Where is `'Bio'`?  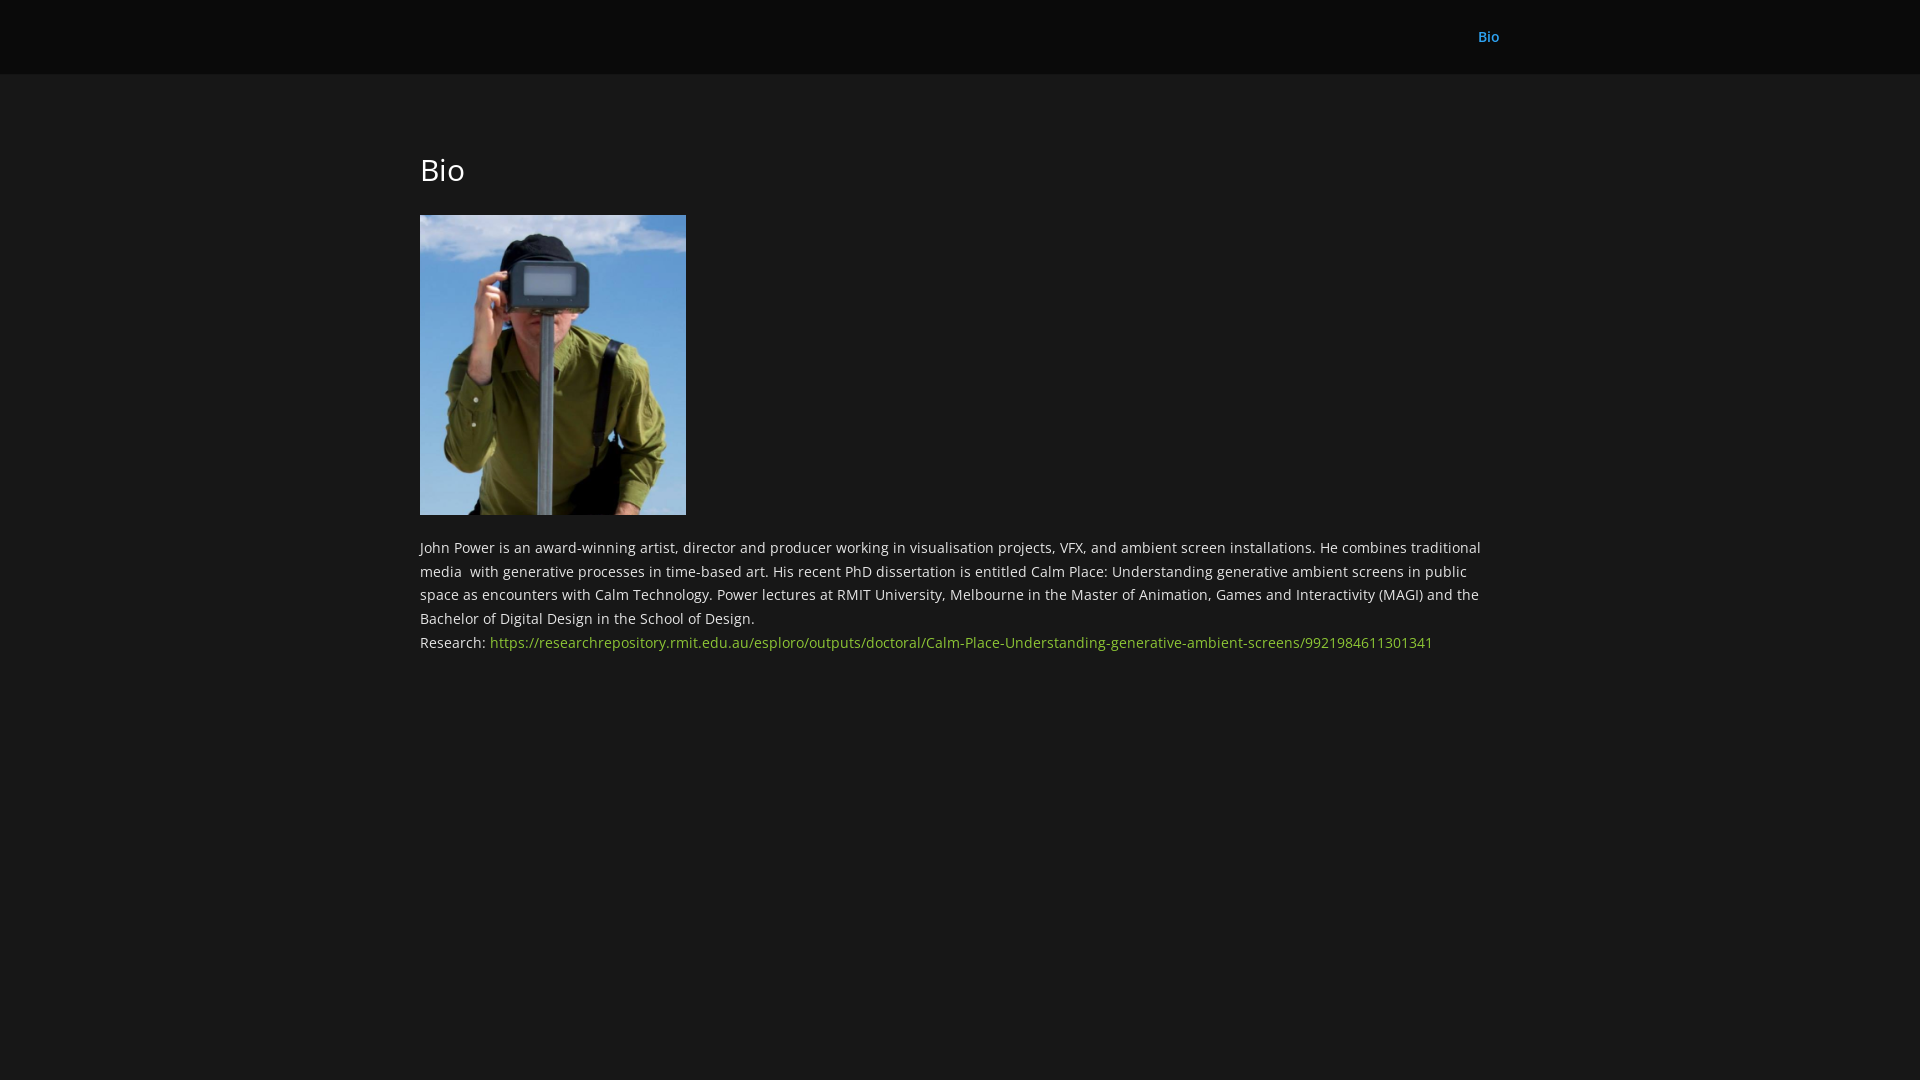 'Bio' is located at coordinates (1488, 50).